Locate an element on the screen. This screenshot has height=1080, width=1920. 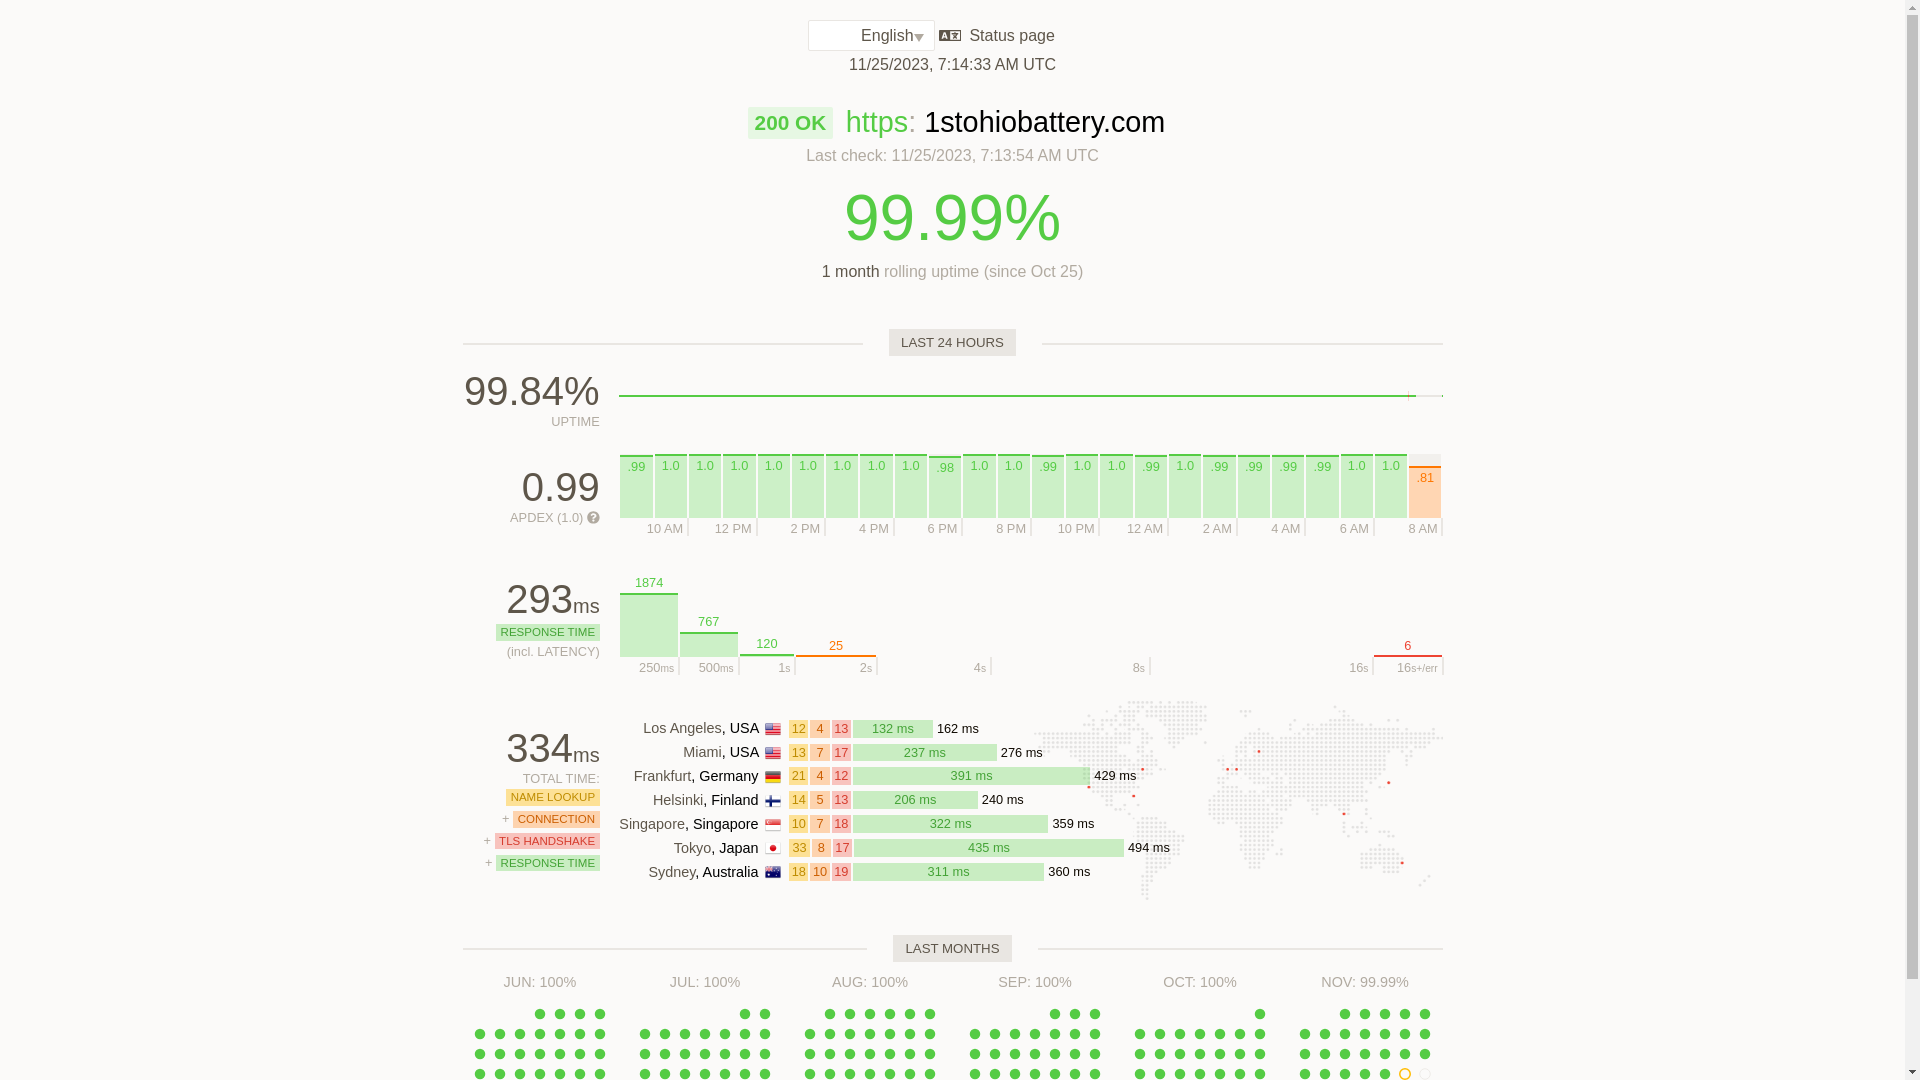
'<small>Jun 12:</small> No downtime' is located at coordinates (480, 1052).